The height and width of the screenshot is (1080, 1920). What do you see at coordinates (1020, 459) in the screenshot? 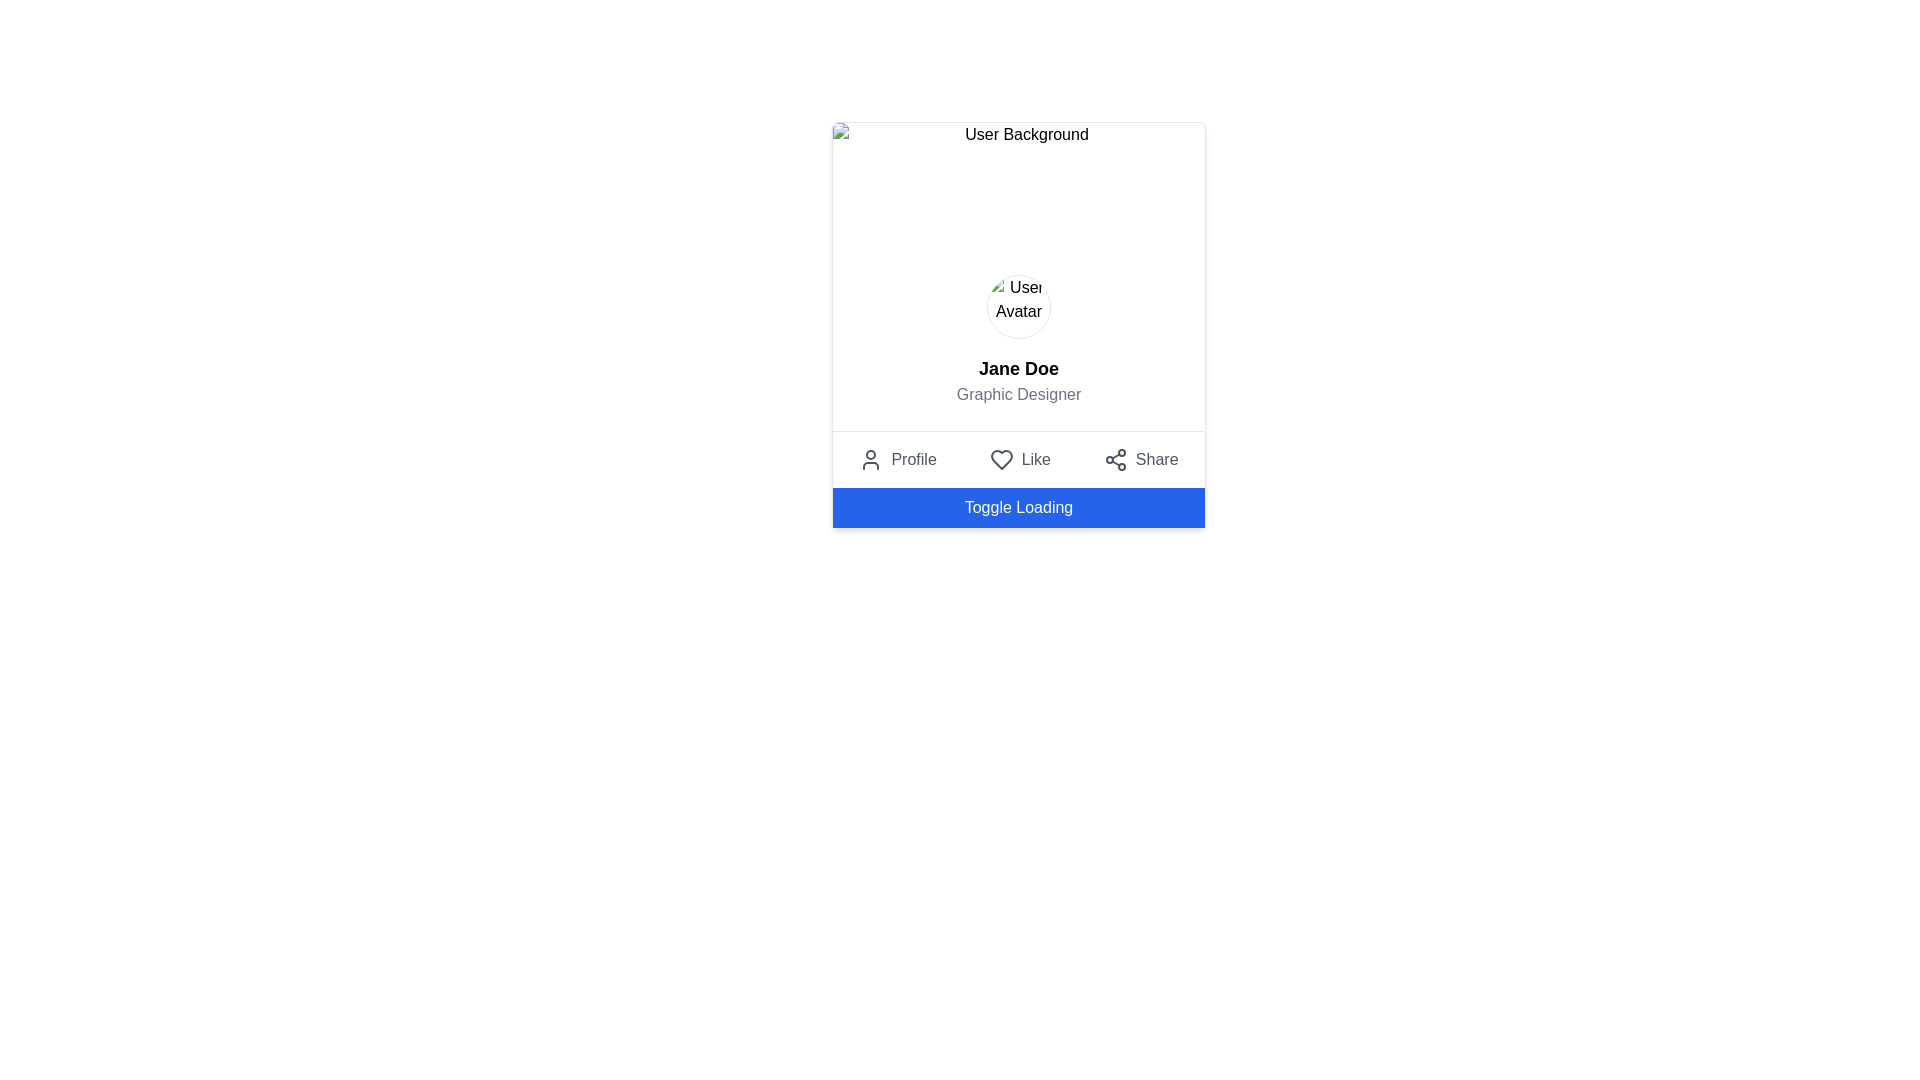
I see `the second button in a horizontal set of three buttons located in the footer section beneath a user profile card` at bounding box center [1020, 459].